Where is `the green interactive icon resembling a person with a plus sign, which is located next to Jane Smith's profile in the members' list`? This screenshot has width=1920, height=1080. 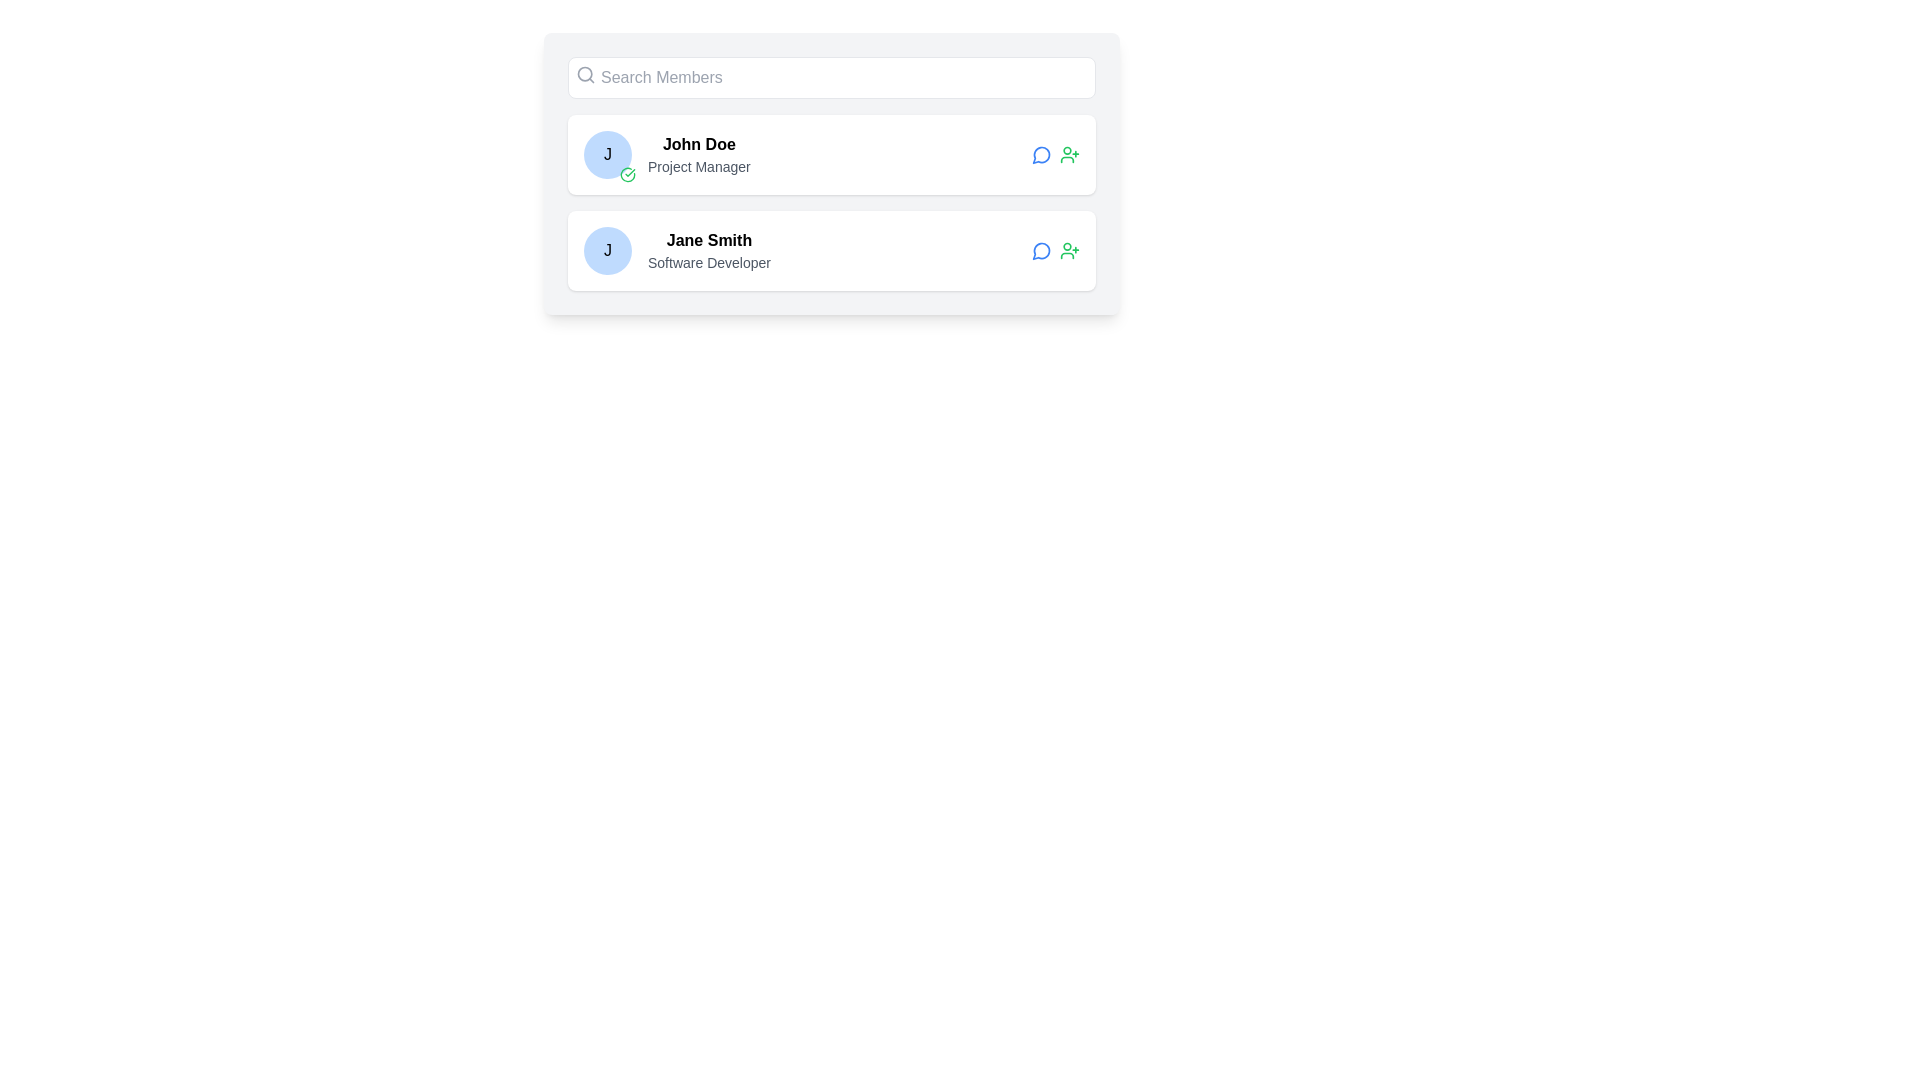 the green interactive icon resembling a person with a plus sign, which is located next to Jane Smith's profile in the members' list is located at coordinates (1069, 249).